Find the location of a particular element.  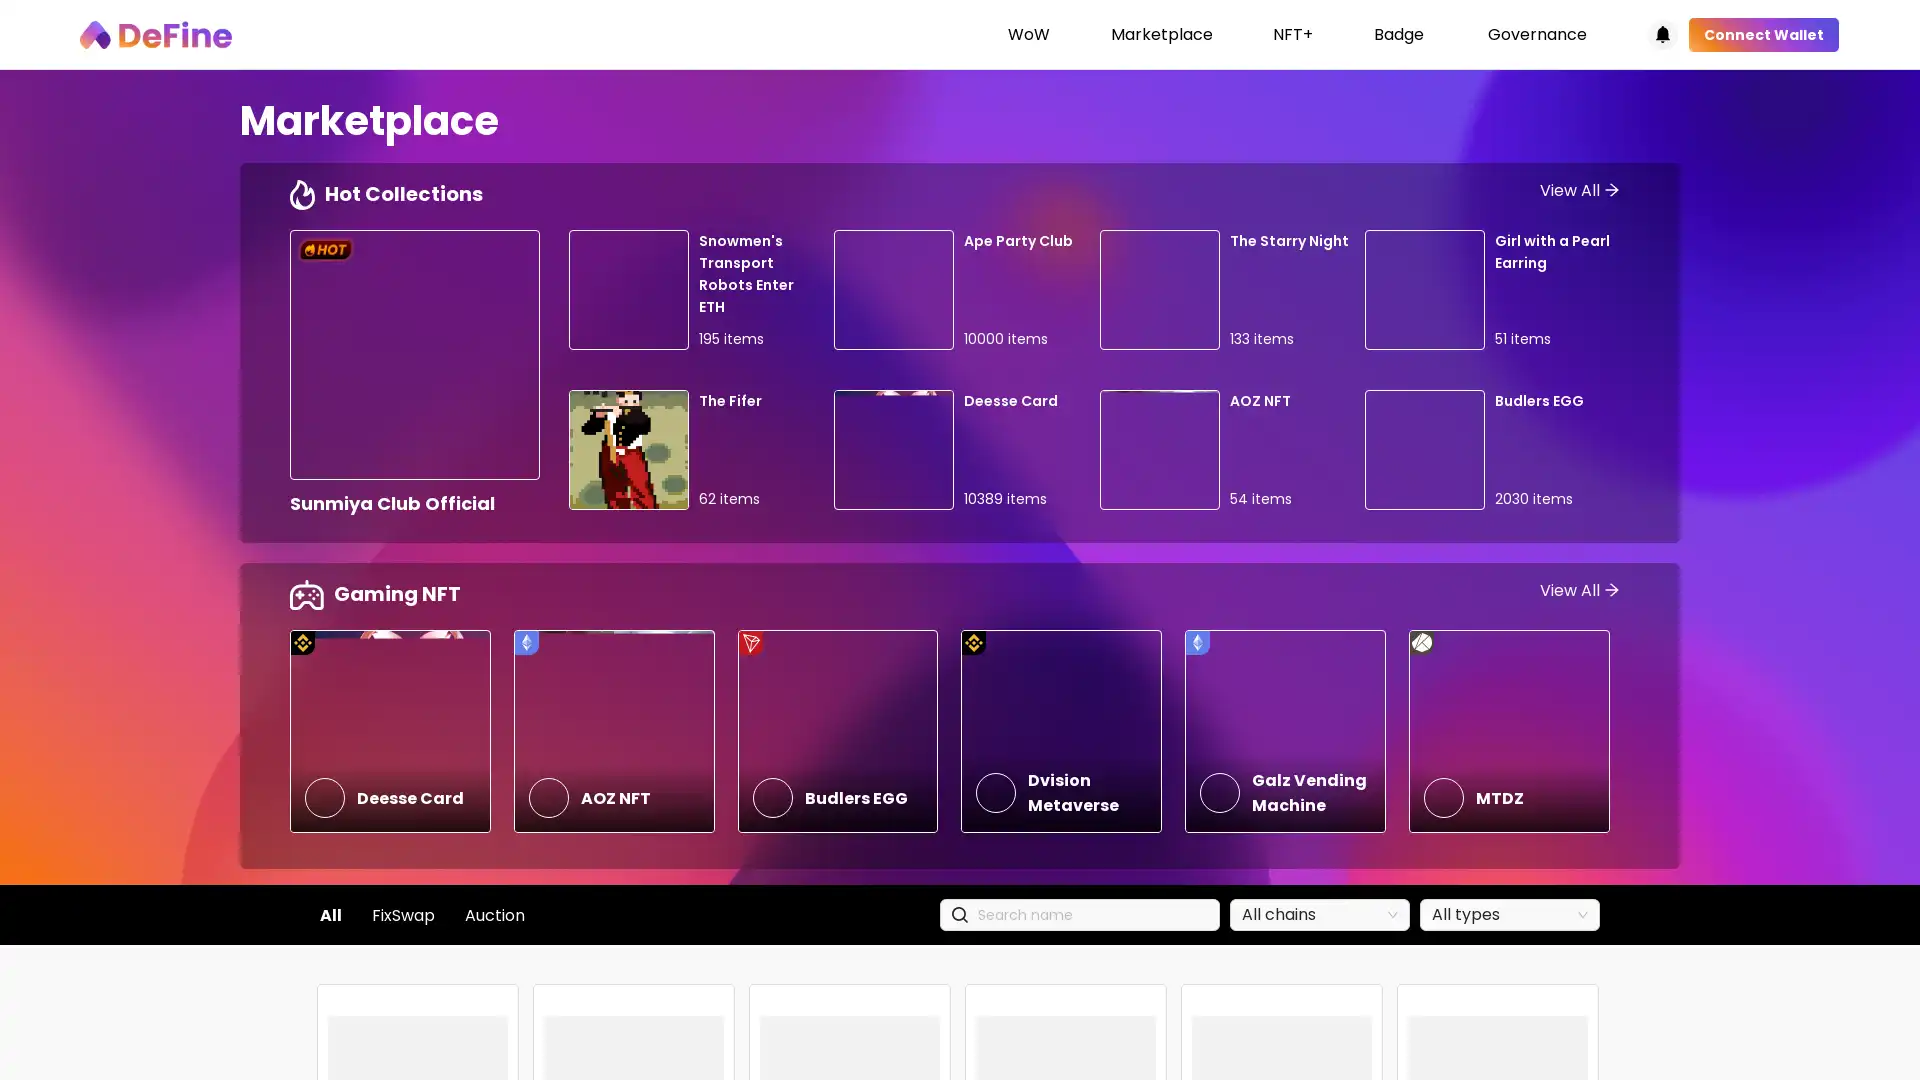

Connect Wallet is located at coordinates (1763, 34).